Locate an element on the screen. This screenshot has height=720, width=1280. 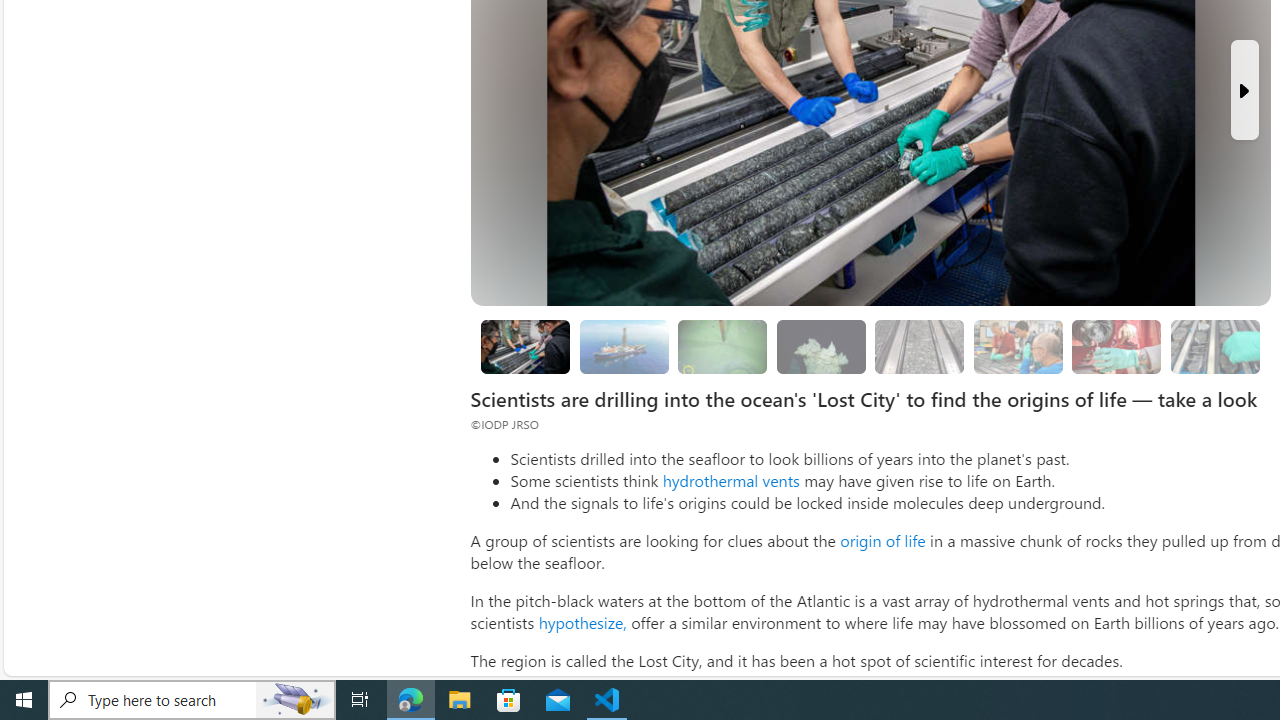
'hydrothermal vents' is located at coordinates (729, 480).